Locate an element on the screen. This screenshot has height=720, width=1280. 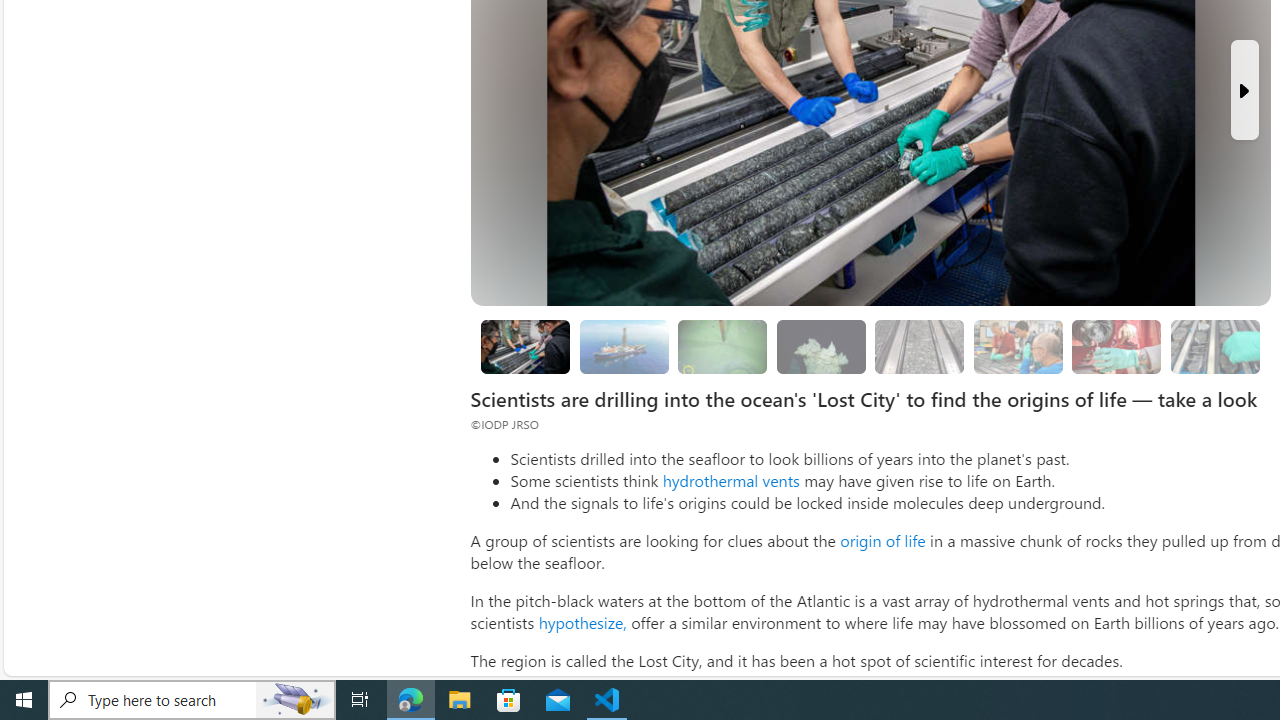
'hydrothermal vents' is located at coordinates (729, 480).